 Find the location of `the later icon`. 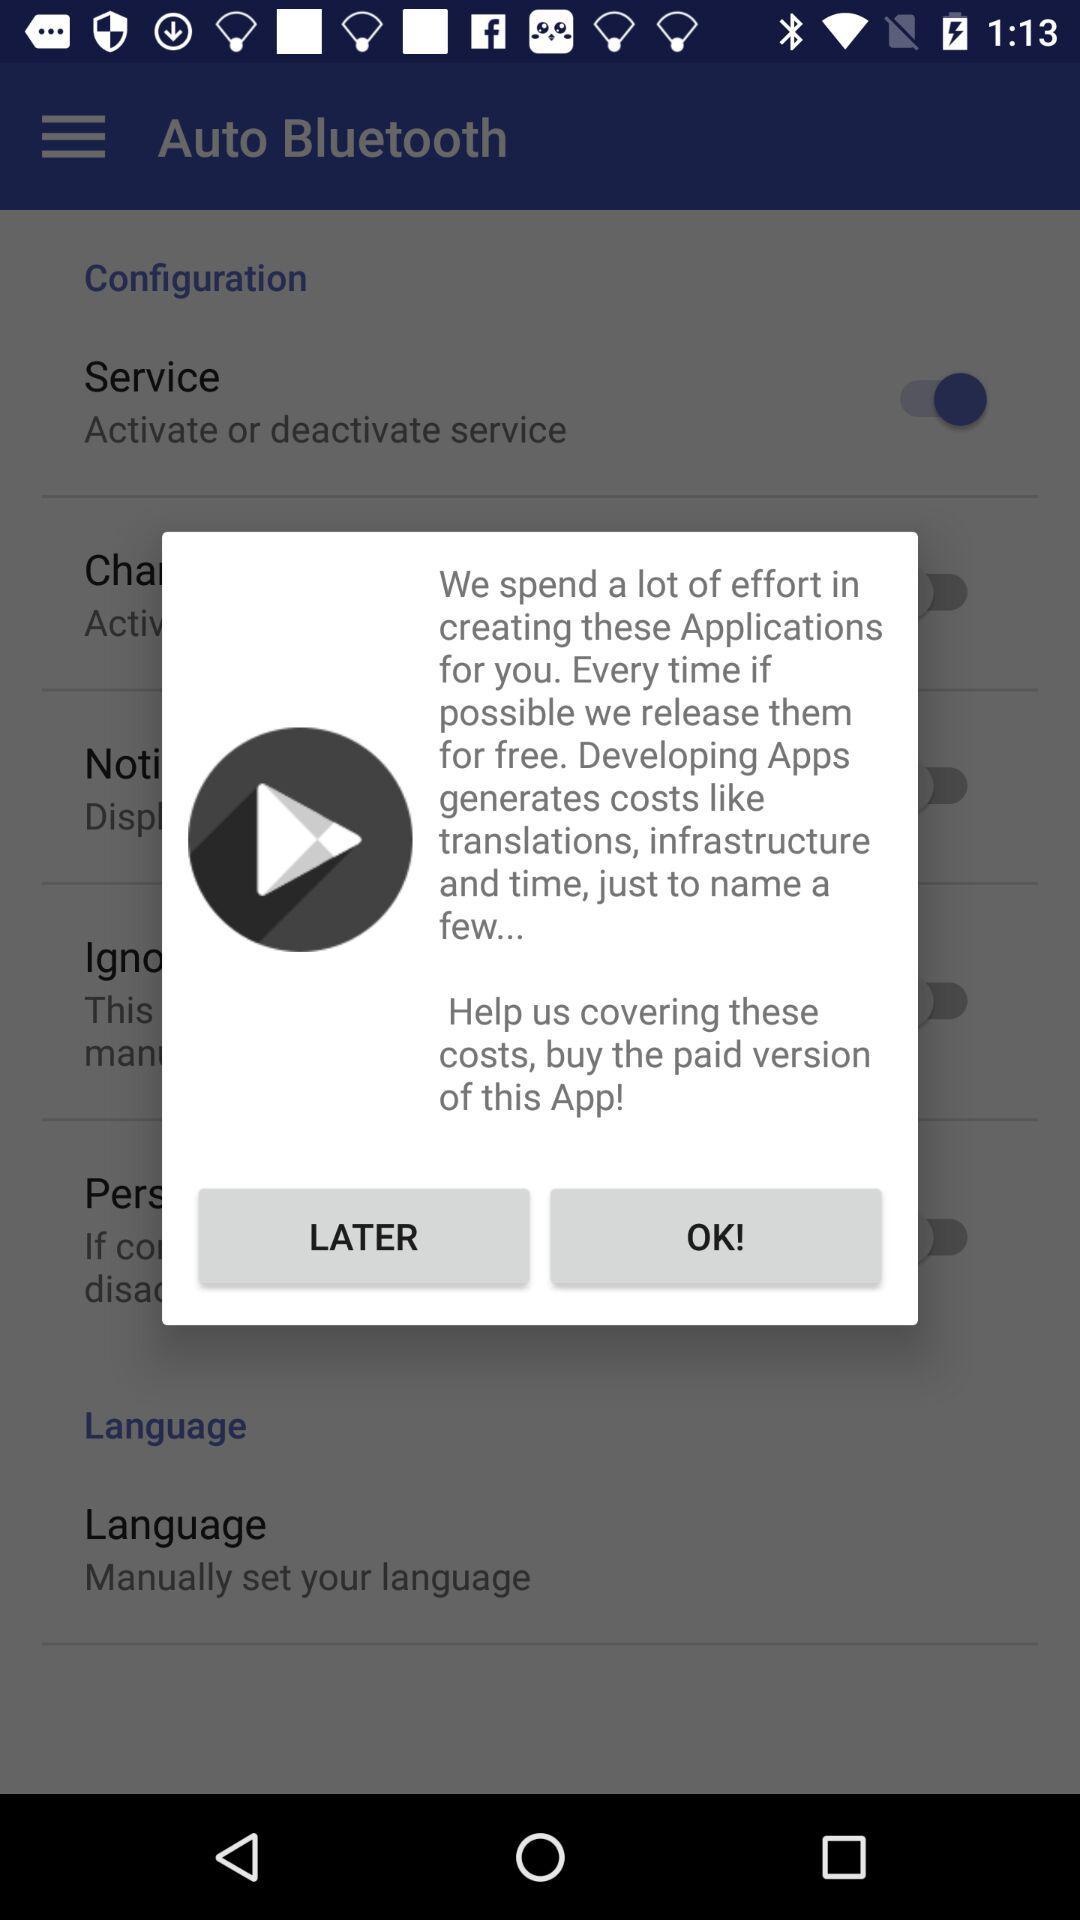

the later icon is located at coordinates (364, 1234).